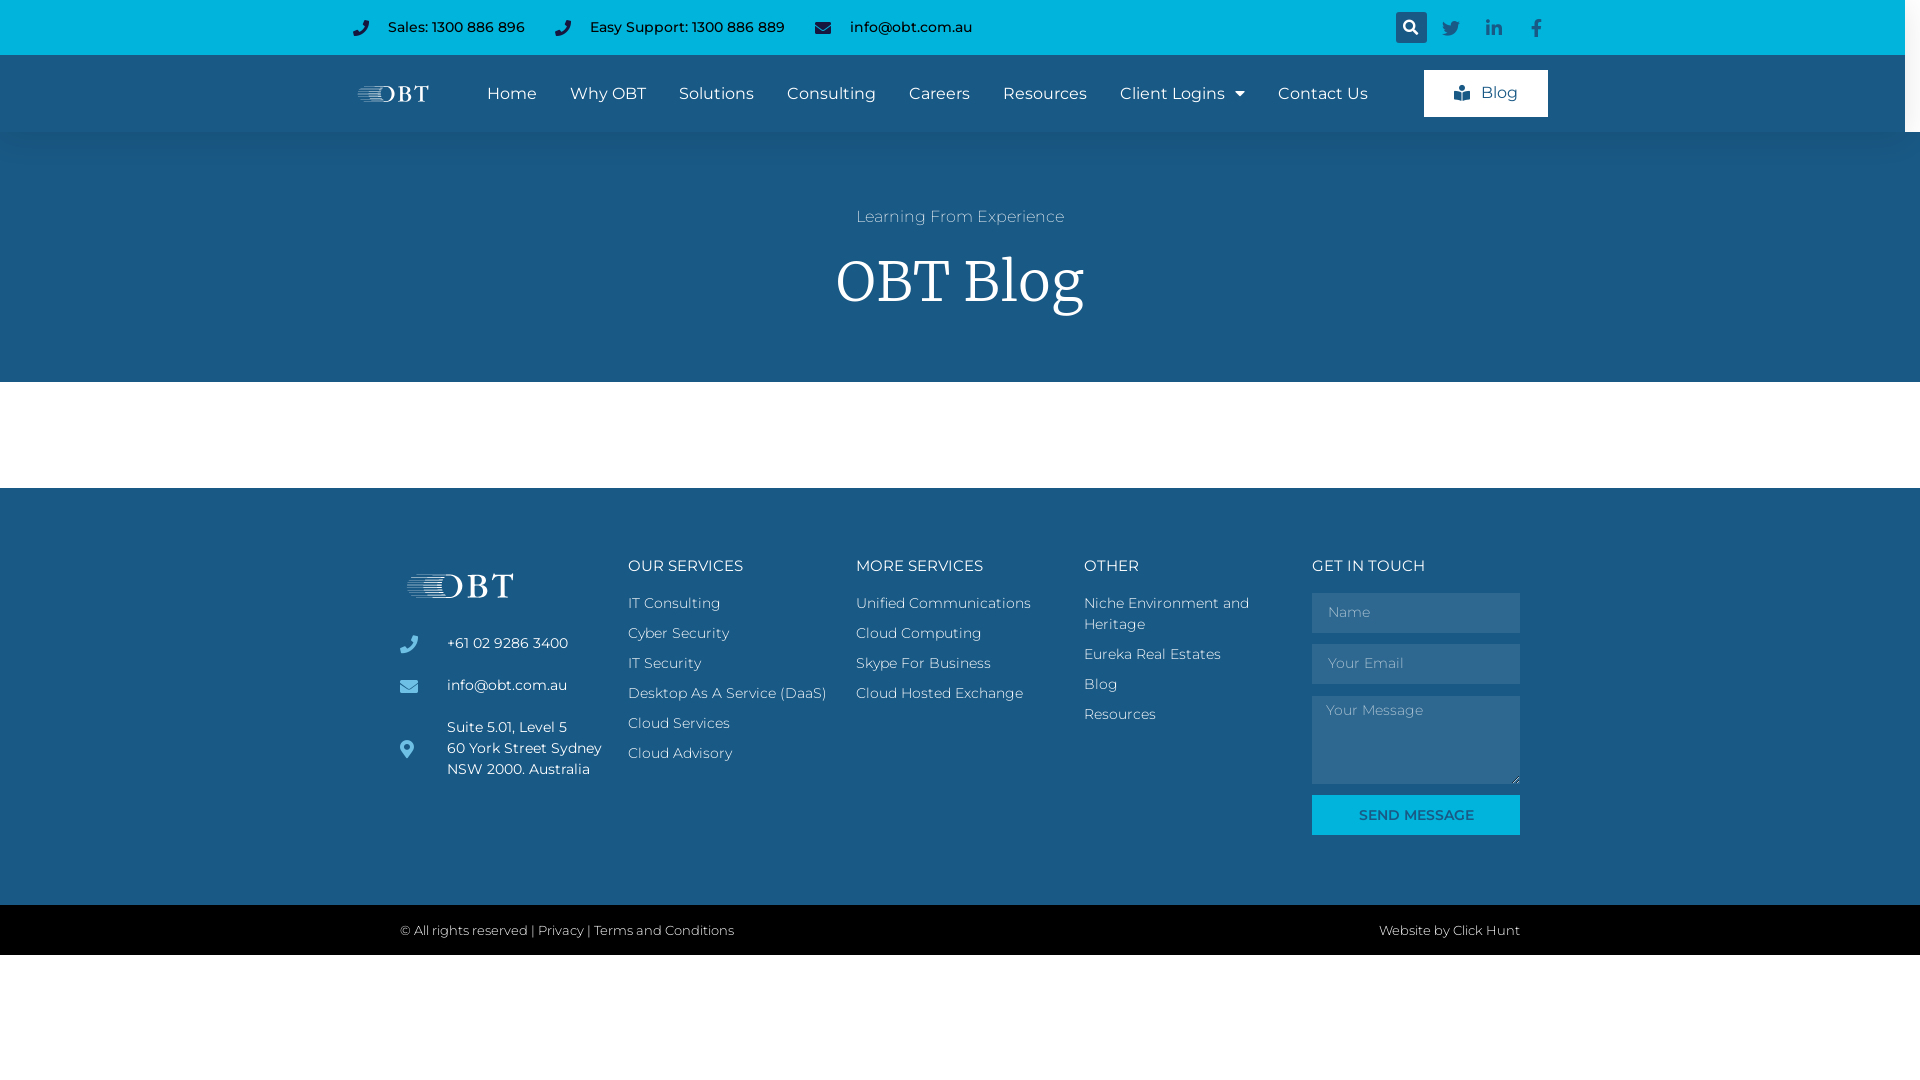  What do you see at coordinates (960, 663) in the screenshot?
I see `'Skype For Business'` at bounding box center [960, 663].